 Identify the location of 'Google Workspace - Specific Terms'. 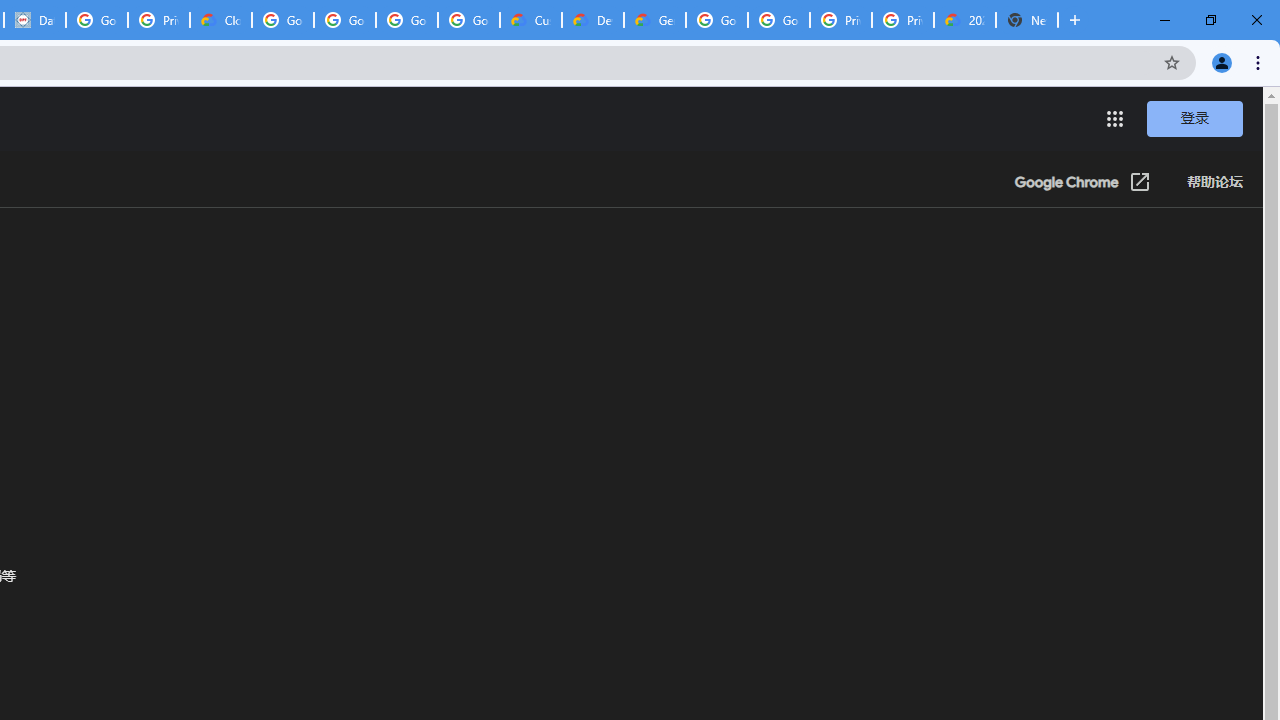
(406, 20).